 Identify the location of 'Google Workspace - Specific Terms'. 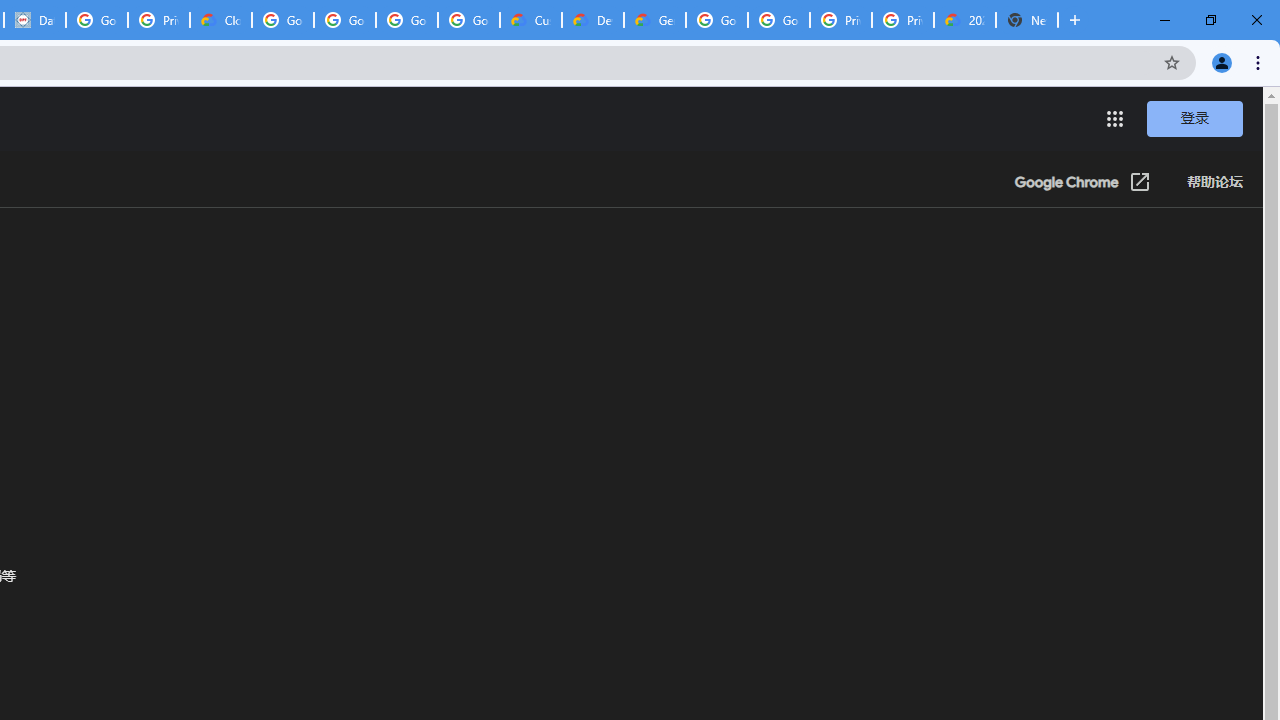
(406, 20).